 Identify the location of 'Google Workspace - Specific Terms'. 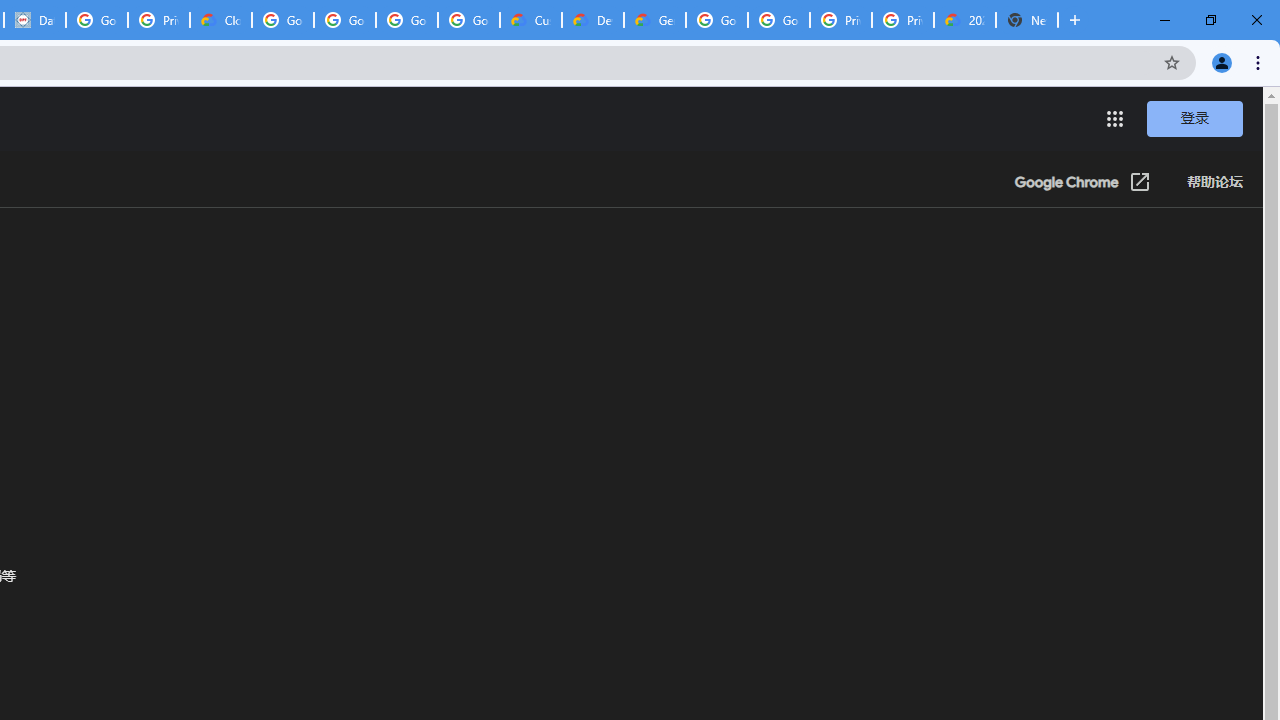
(406, 20).